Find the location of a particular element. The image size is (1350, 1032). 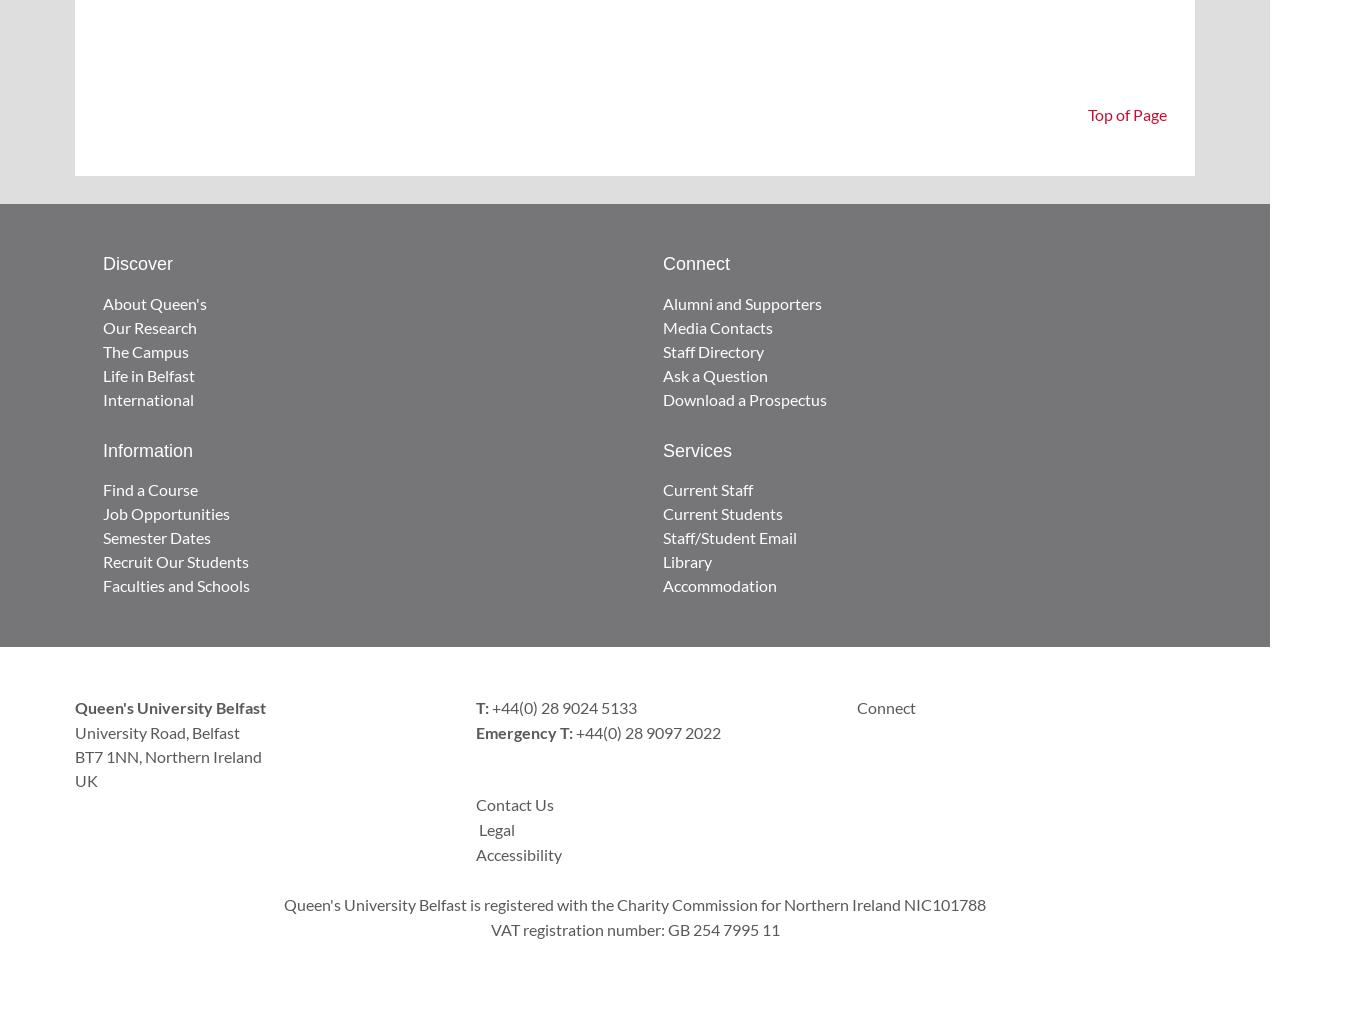

'Find a Course' is located at coordinates (150, 488).